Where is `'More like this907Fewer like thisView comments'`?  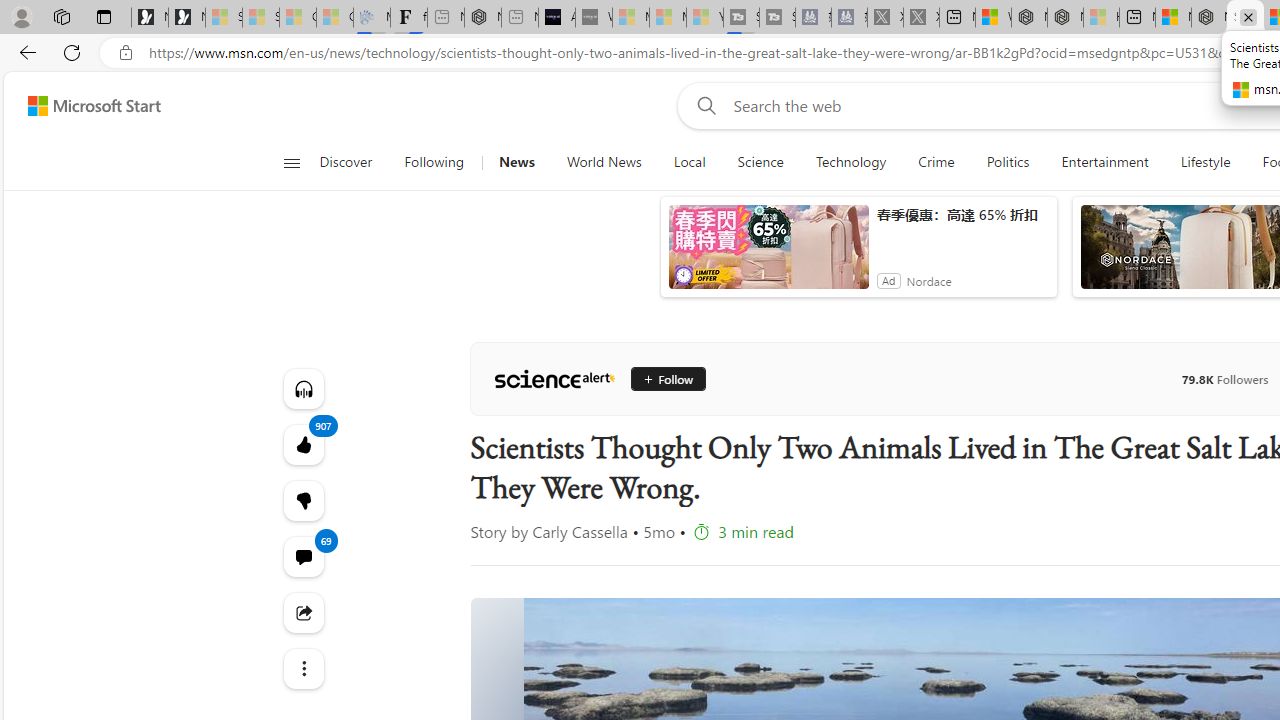 'More like this907Fewer like thisView comments' is located at coordinates (302, 499).